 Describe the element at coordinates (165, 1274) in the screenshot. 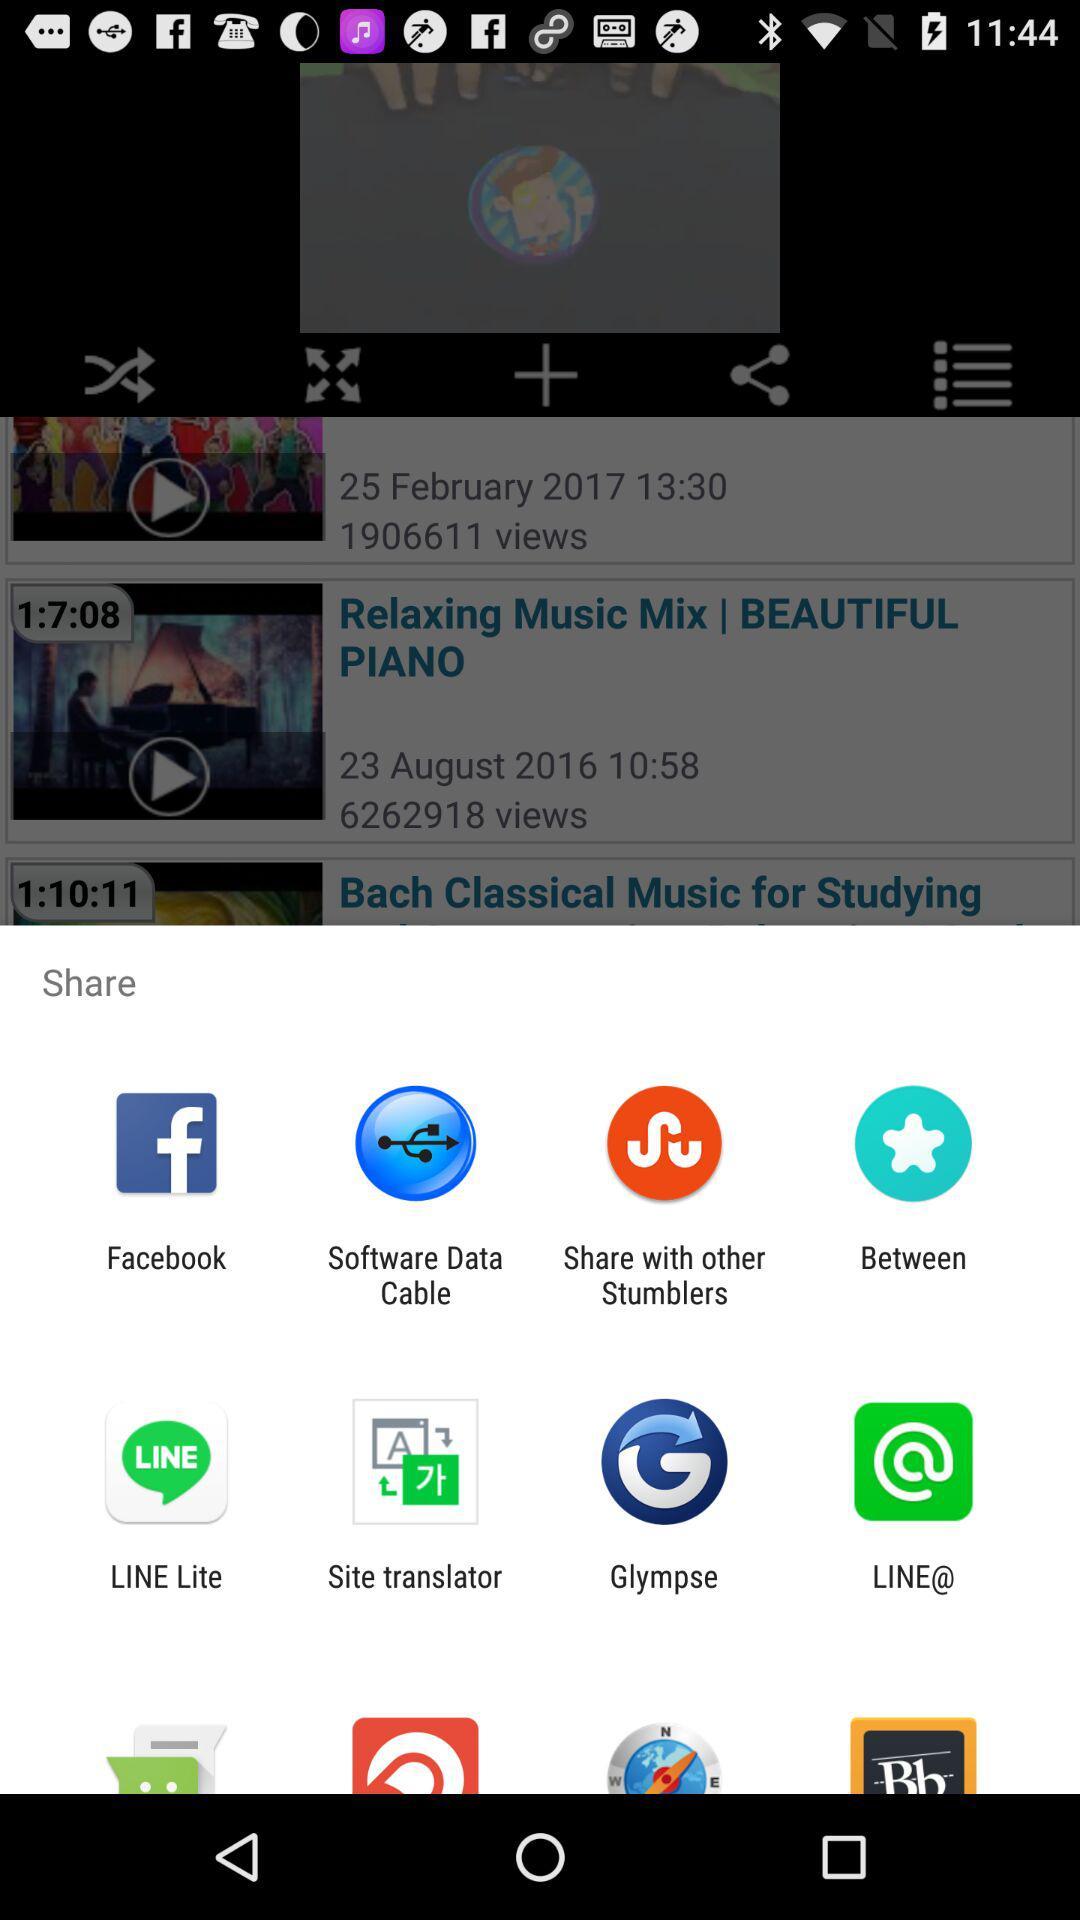

I see `the item next to software data cable` at that location.